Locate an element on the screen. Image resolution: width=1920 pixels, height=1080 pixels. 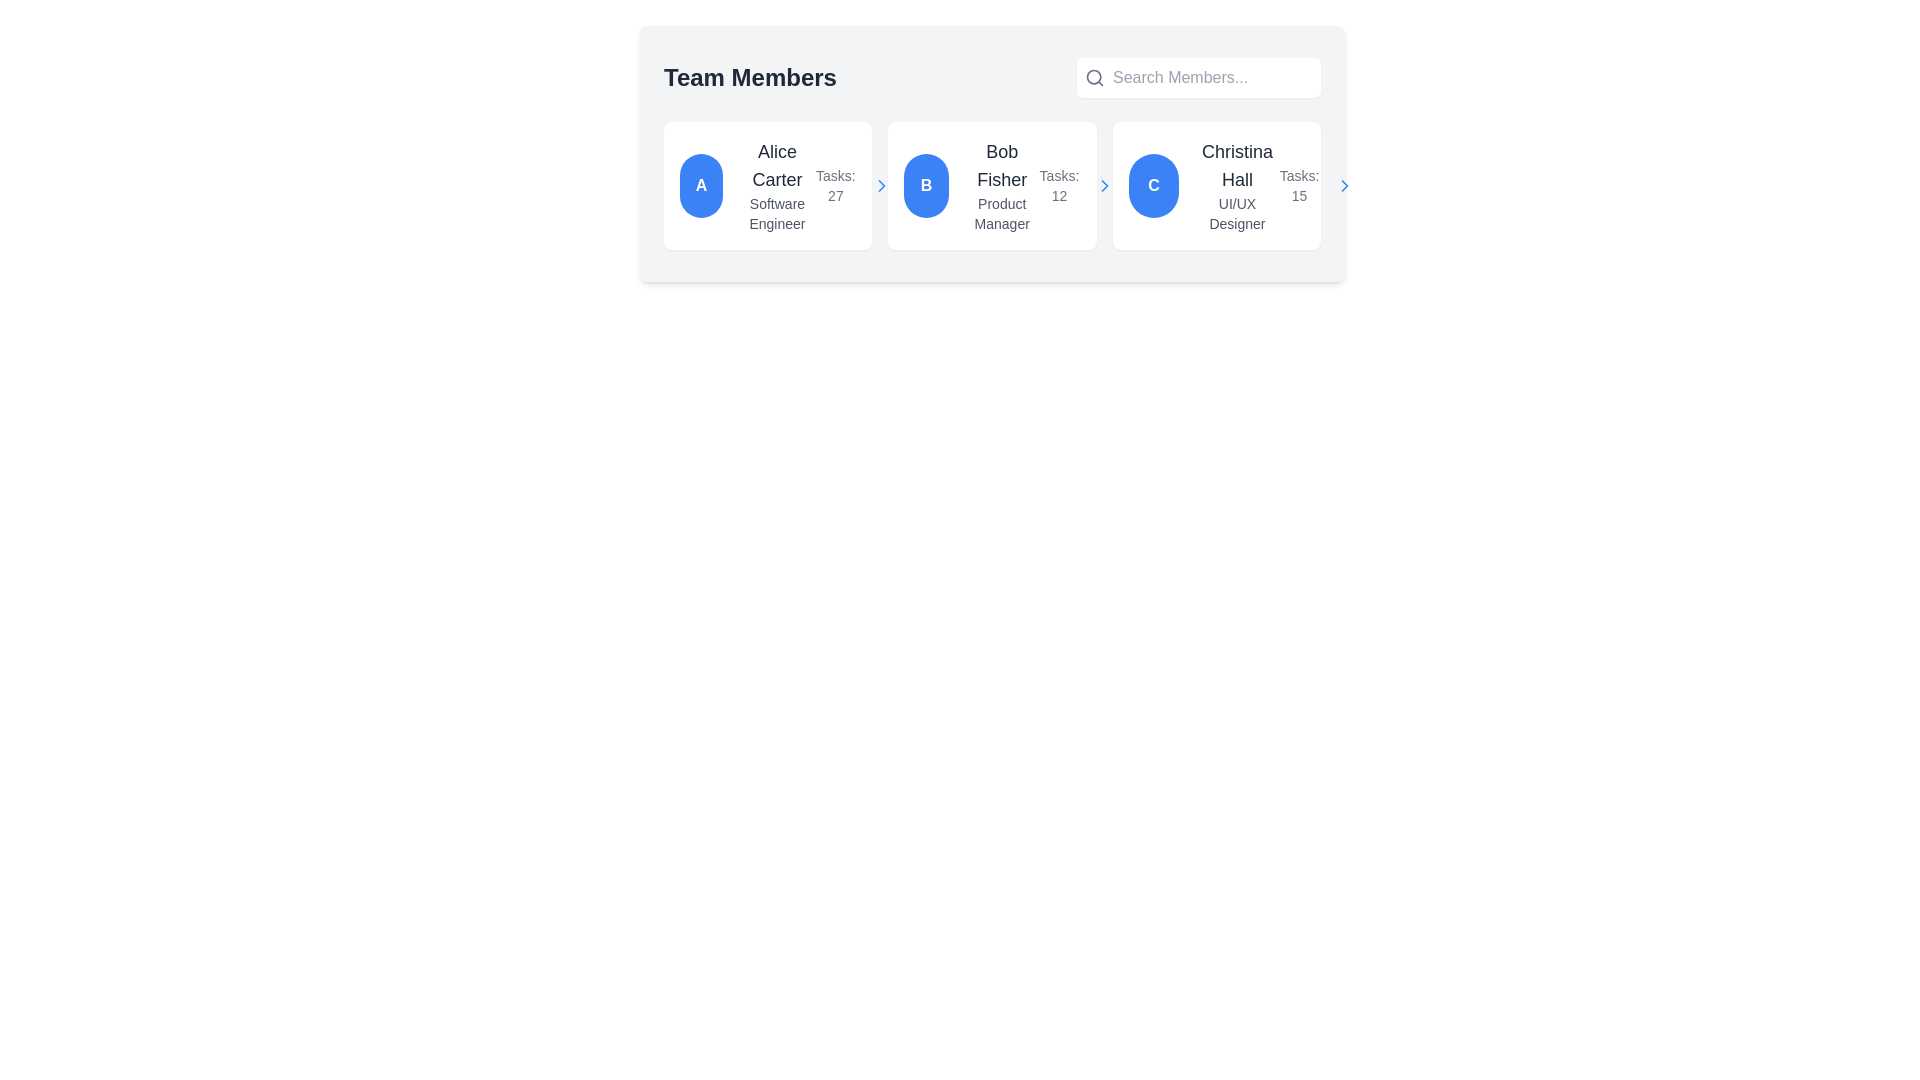
the Summary card for Bob Fisher, which is the middle item is located at coordinates (992, 185).